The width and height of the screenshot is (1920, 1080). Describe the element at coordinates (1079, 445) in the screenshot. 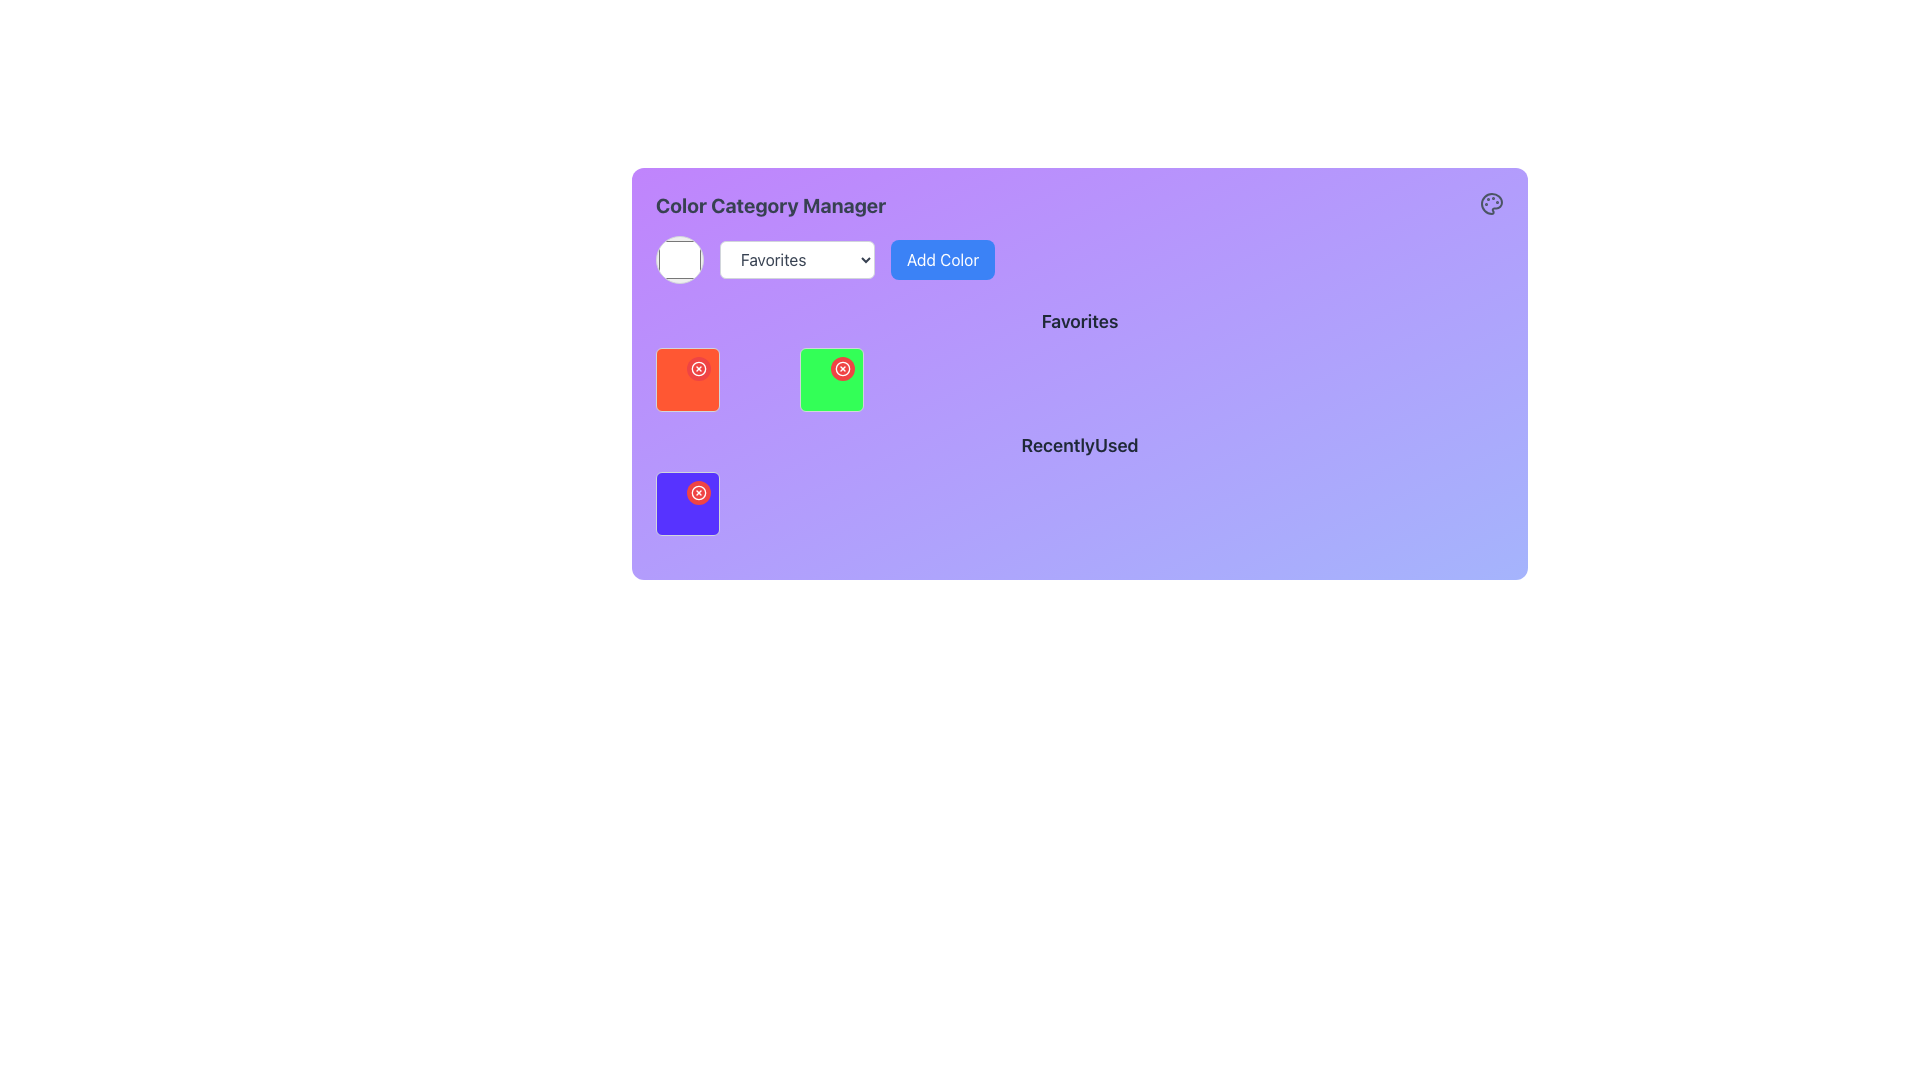

I see `the 'RecentlyUsed' Text Label, which is a non-interactive header positioned above a grid of items and below the 'Favorites' section` at that location.